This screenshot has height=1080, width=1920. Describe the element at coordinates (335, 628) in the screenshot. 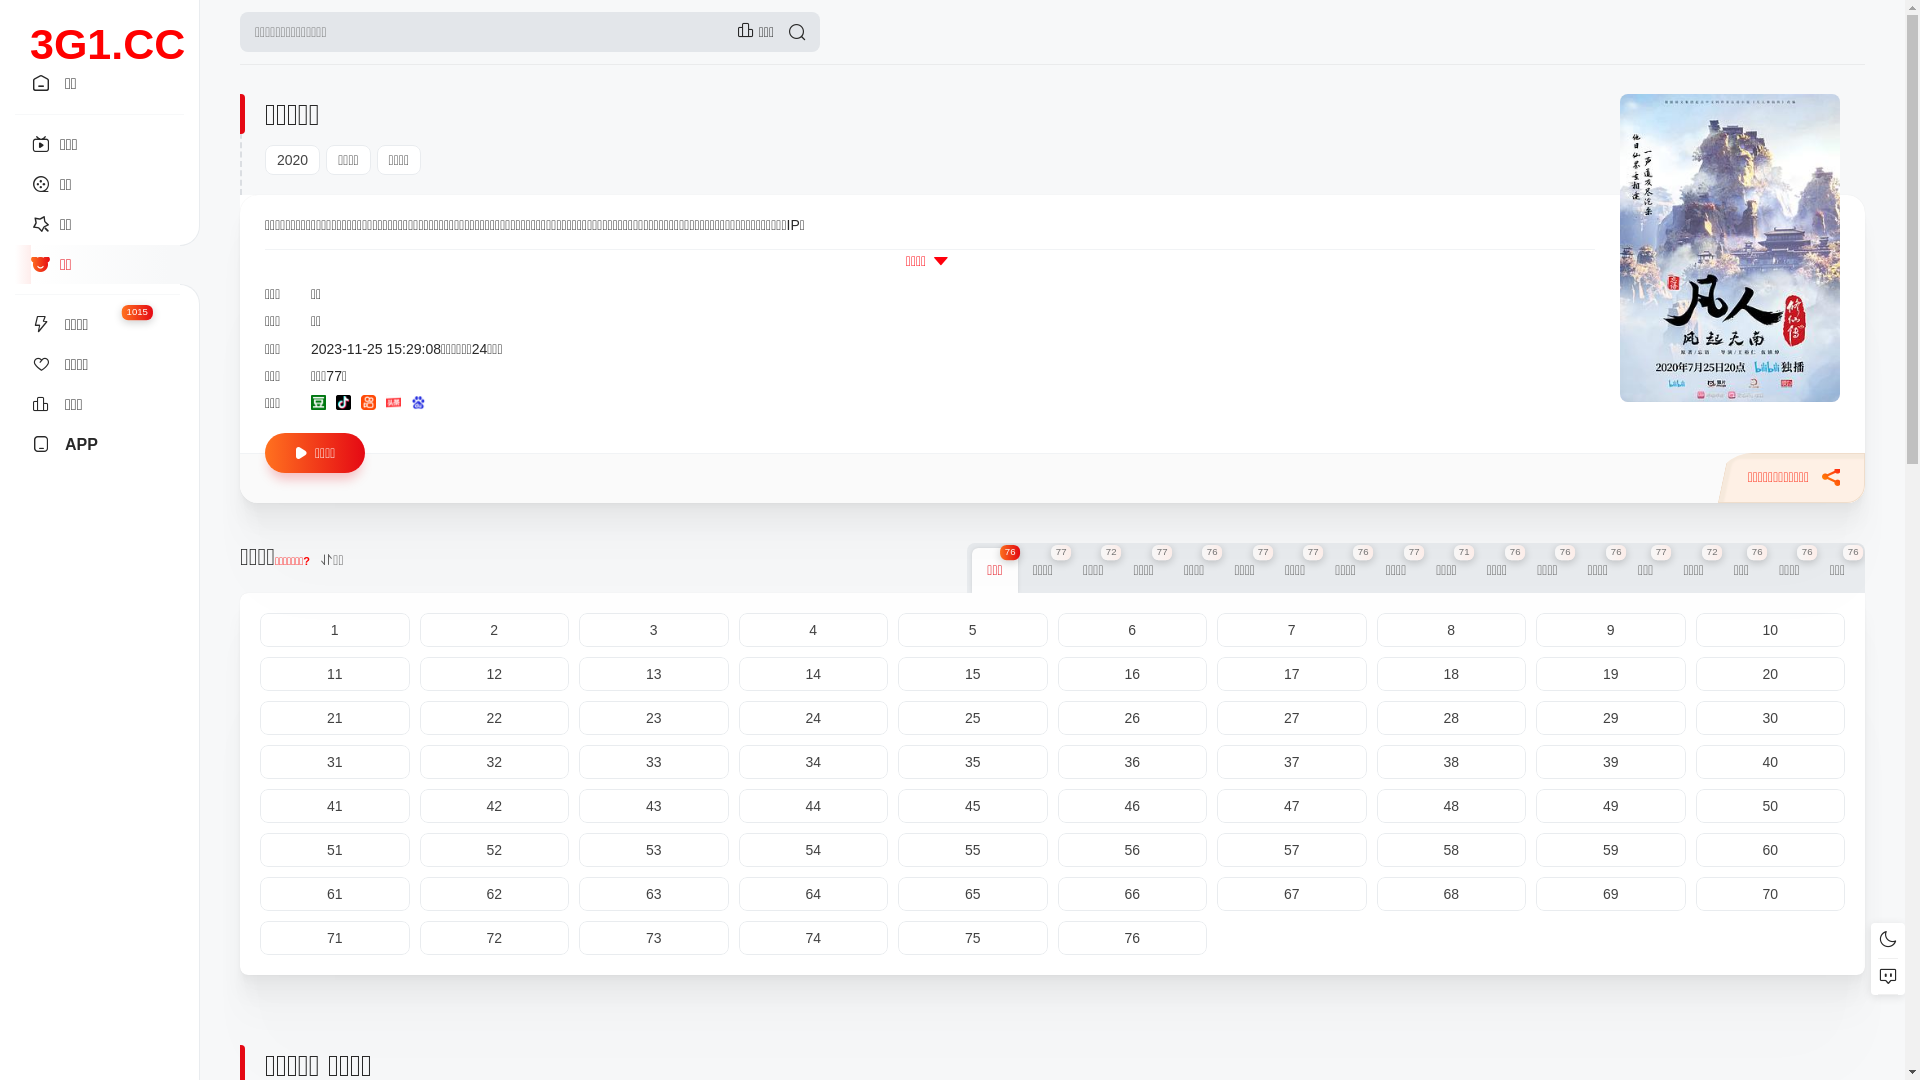

I see `'1'` at that location.